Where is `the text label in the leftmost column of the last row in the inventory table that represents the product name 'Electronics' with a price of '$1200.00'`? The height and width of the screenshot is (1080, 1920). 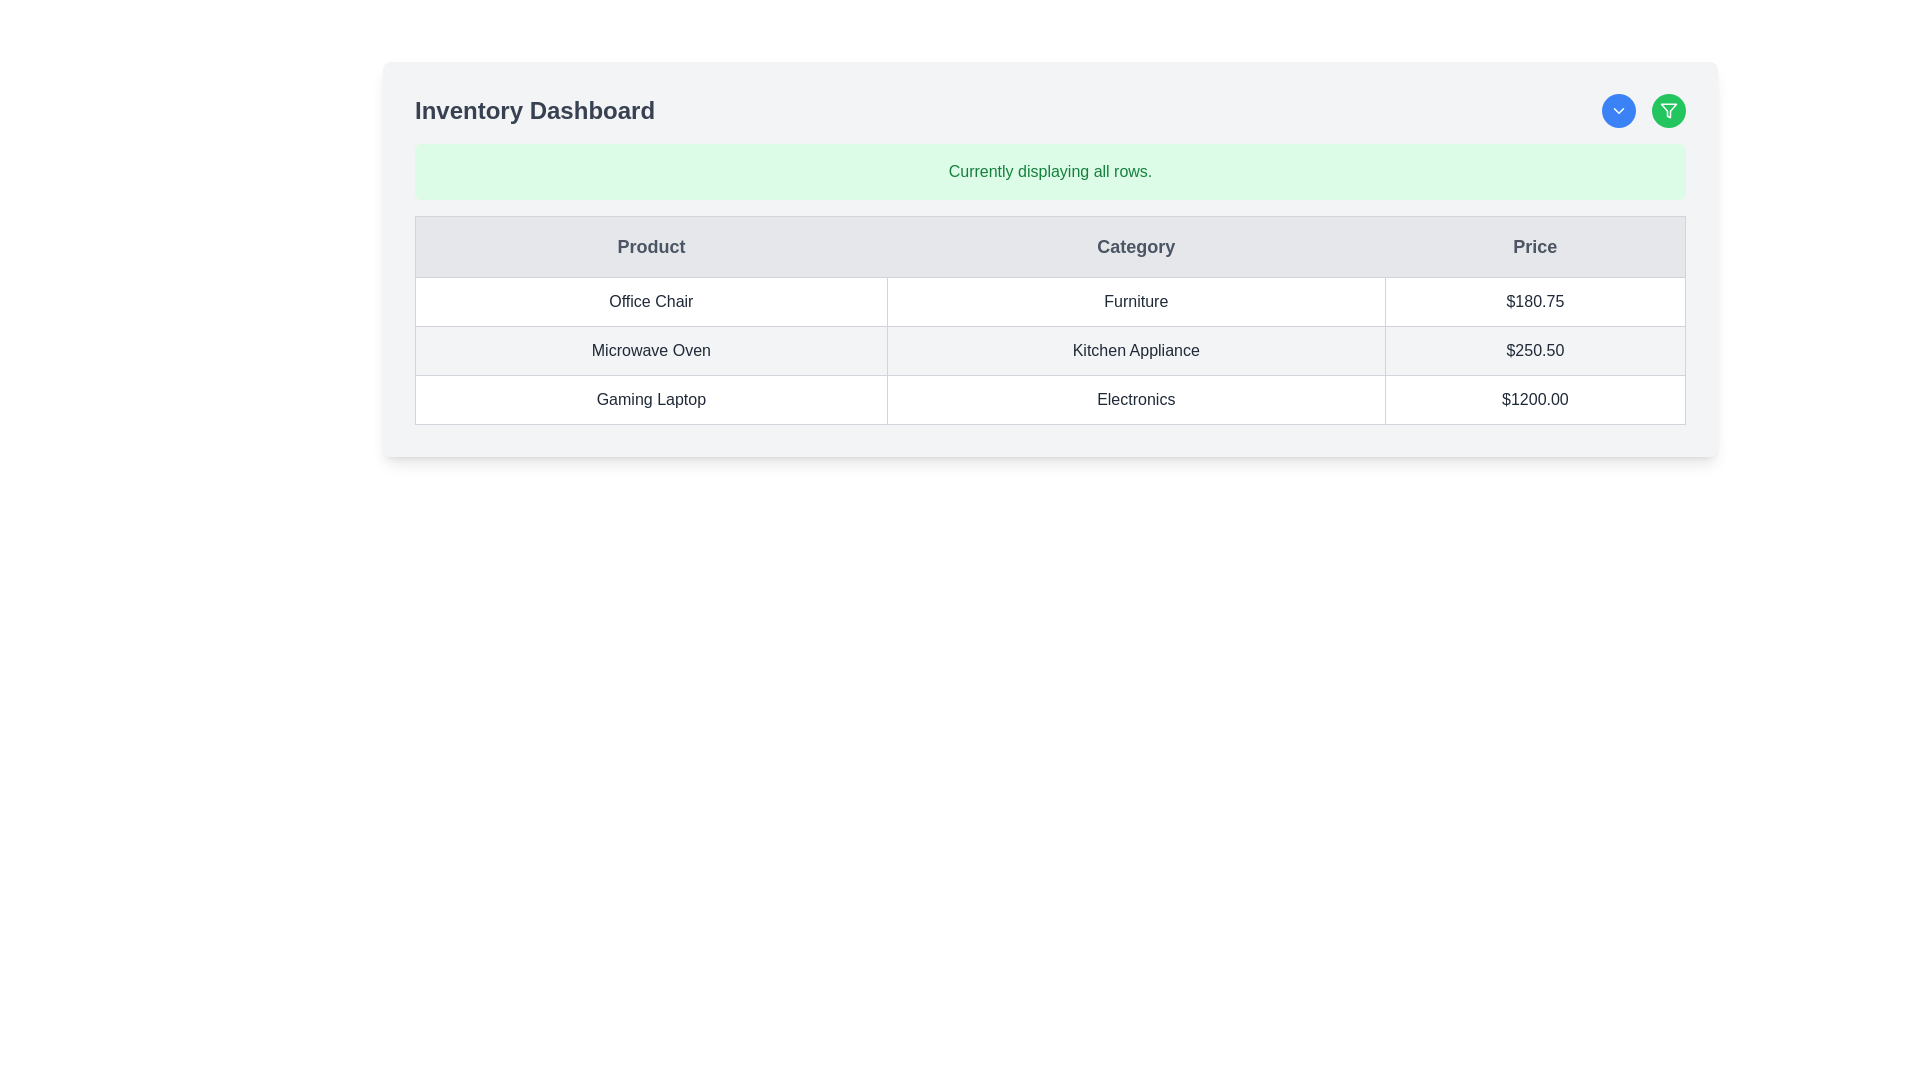 the text label in the leftmost column of the last row in the inventory table that represents the product name 'Electronics' with a price of '$1200.00' is located at coordinates (651, 400).